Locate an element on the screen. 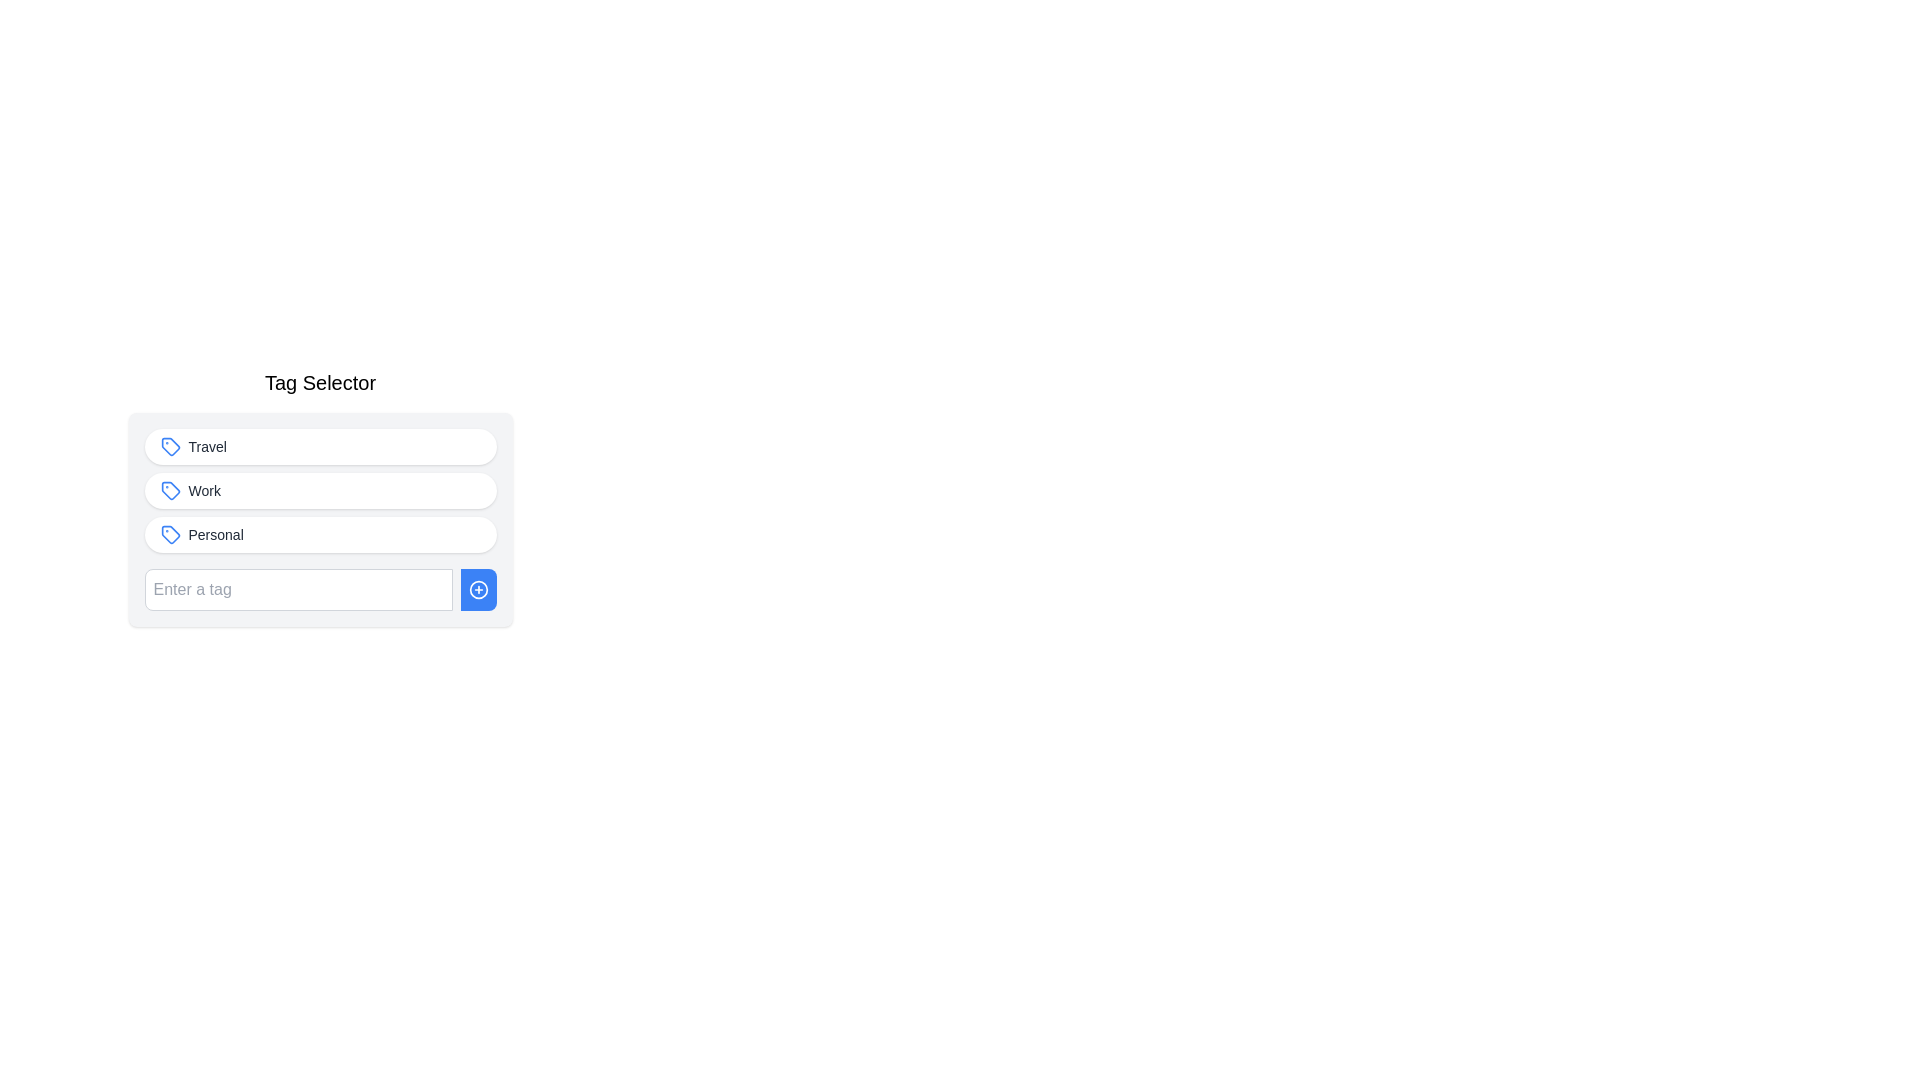 The image size is (1920, 1080). the selectable tag labeled 'Work' is located at coordinates (320, 496).